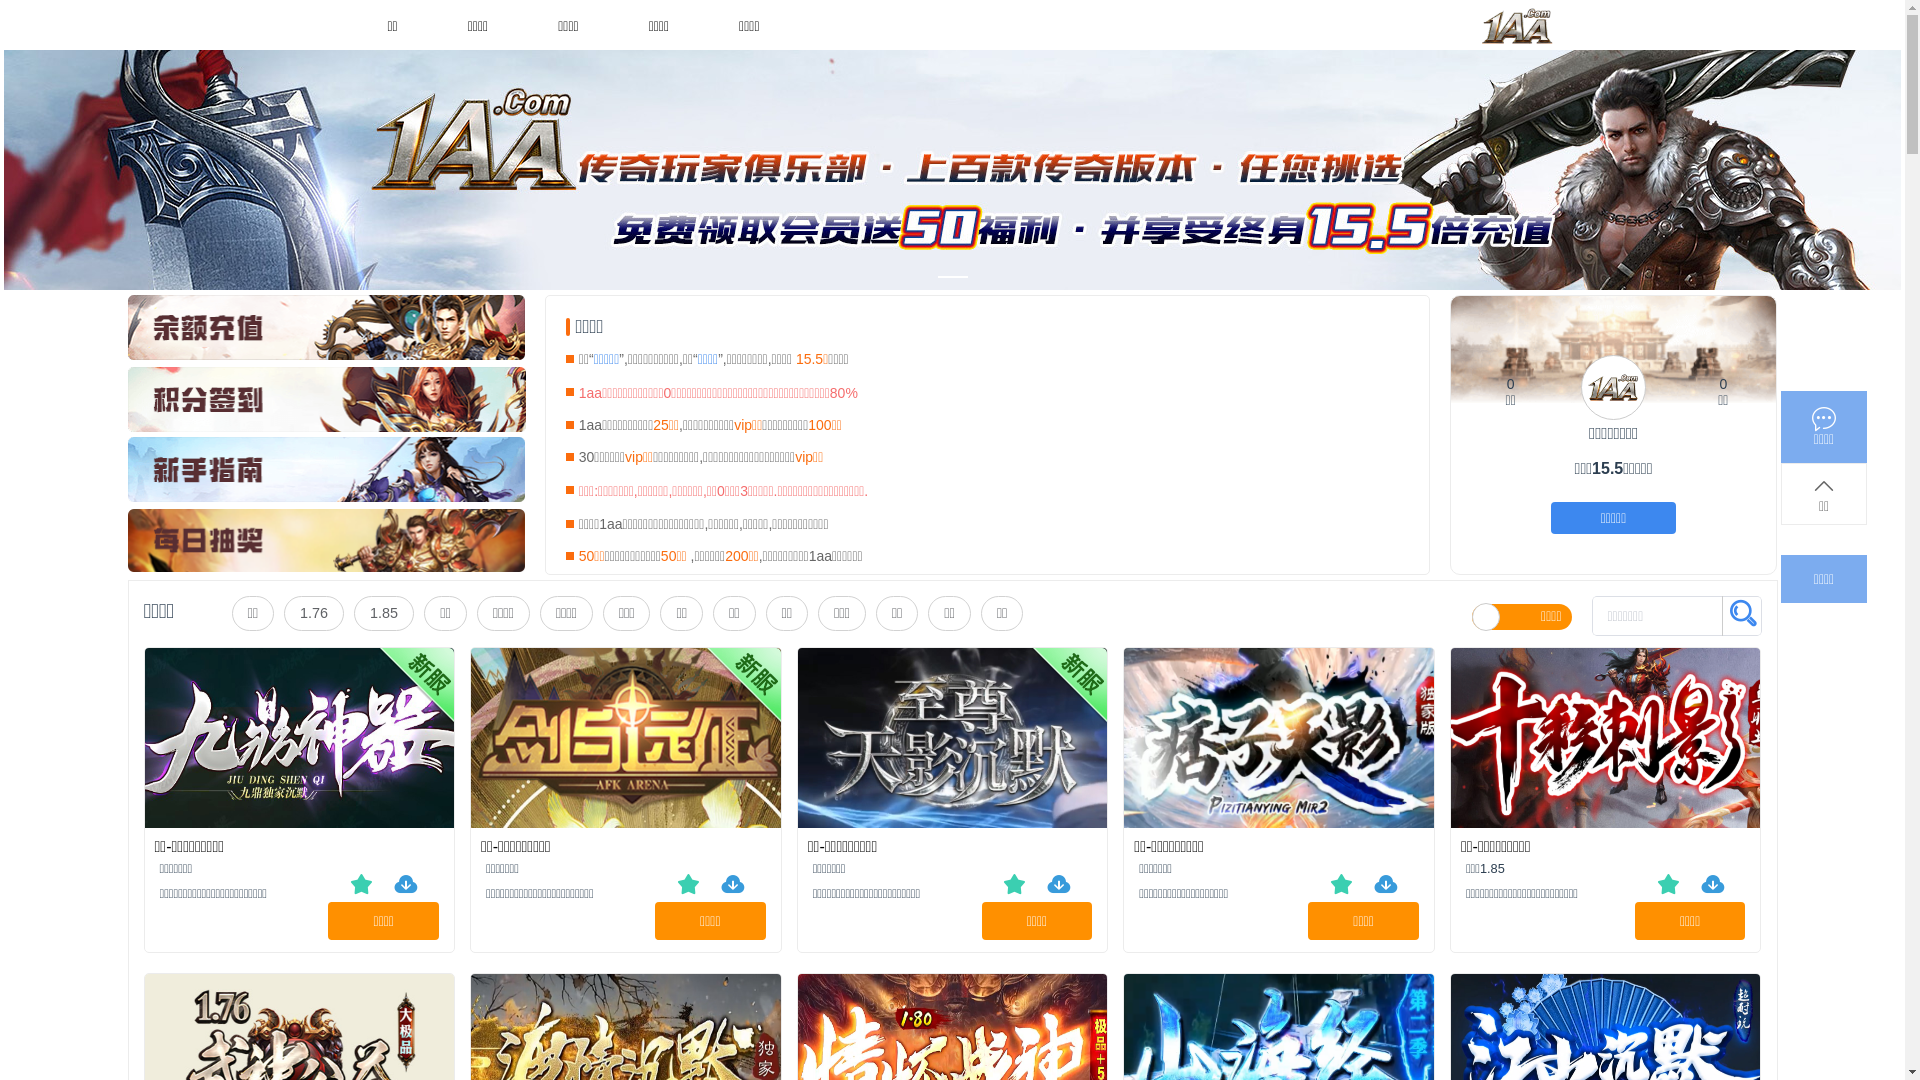 Image resolution: width=1920 pixels, height=1080 pixels. Describe the element at coordinates (354, 612) in the screenshot. I see `'1.85'` at that location.